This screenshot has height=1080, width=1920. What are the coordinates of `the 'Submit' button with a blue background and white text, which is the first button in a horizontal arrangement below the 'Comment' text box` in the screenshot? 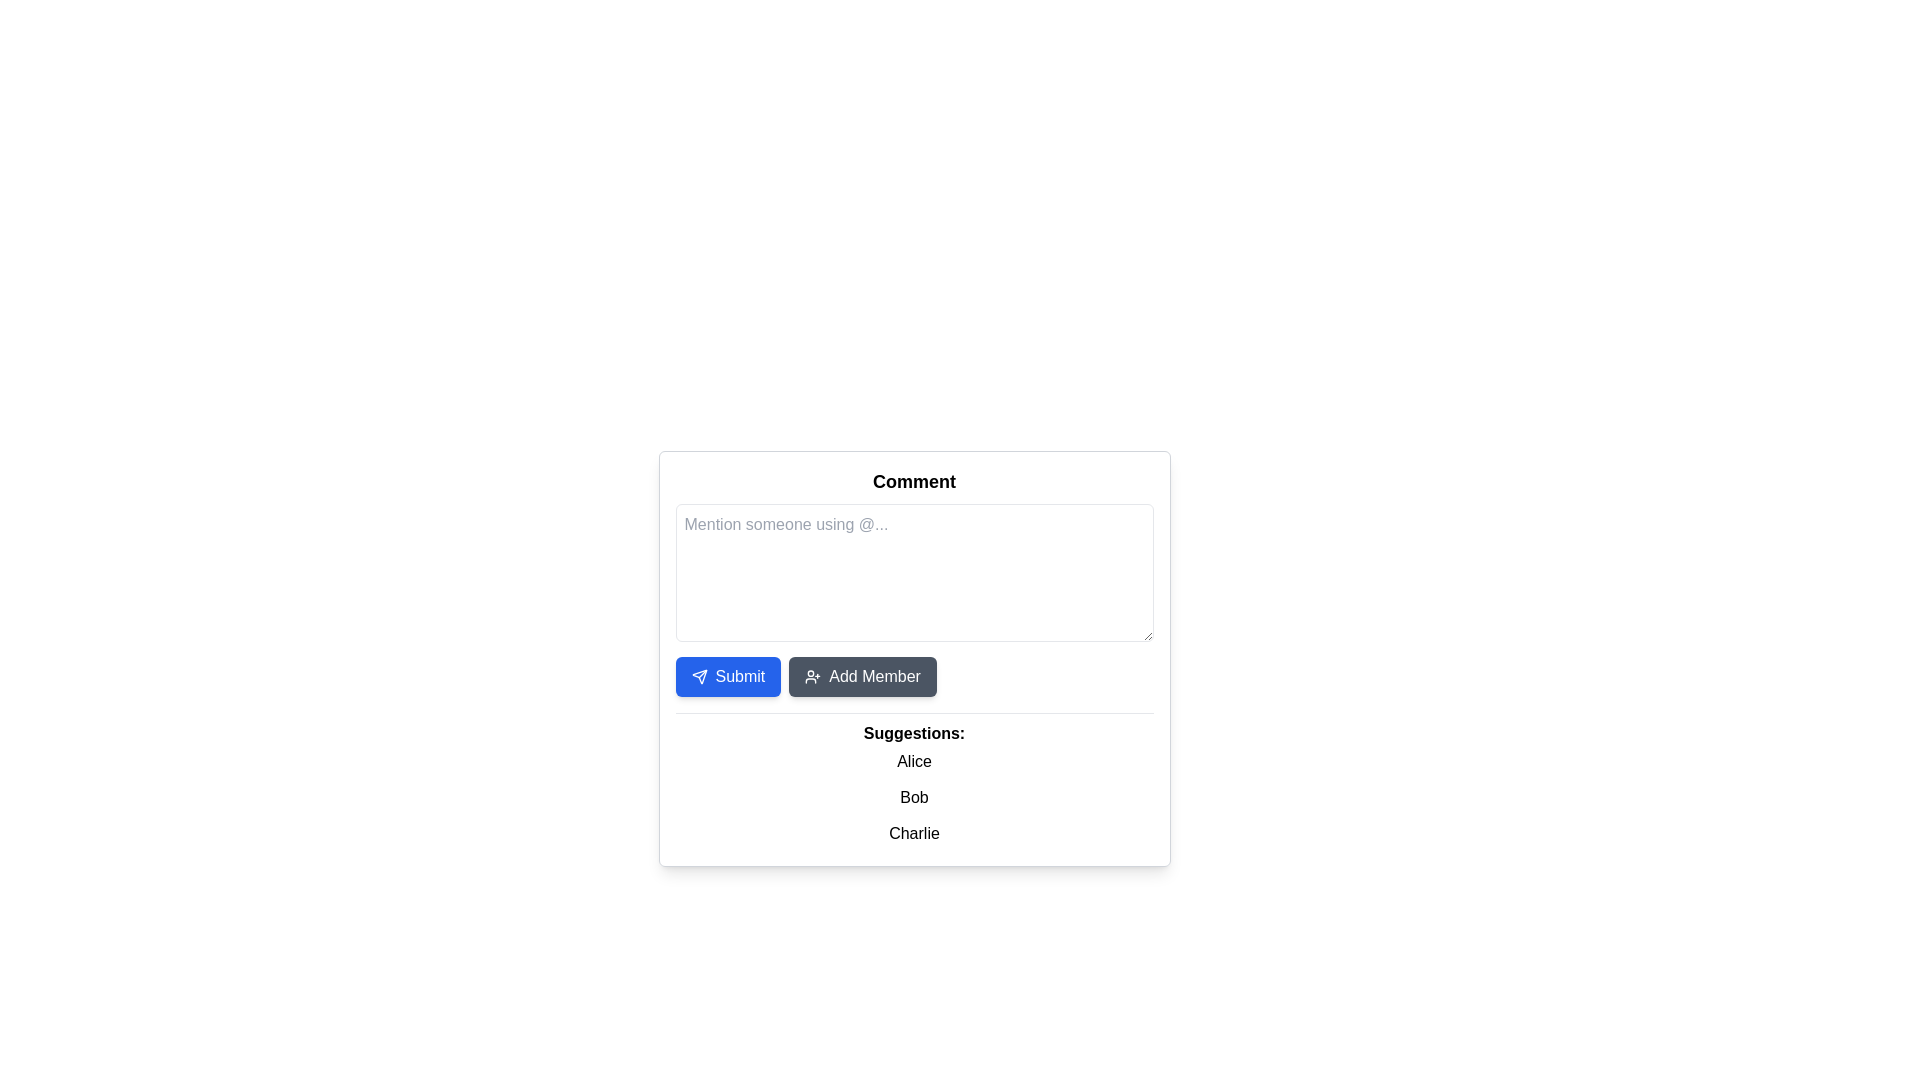 It's located at (727, 676).